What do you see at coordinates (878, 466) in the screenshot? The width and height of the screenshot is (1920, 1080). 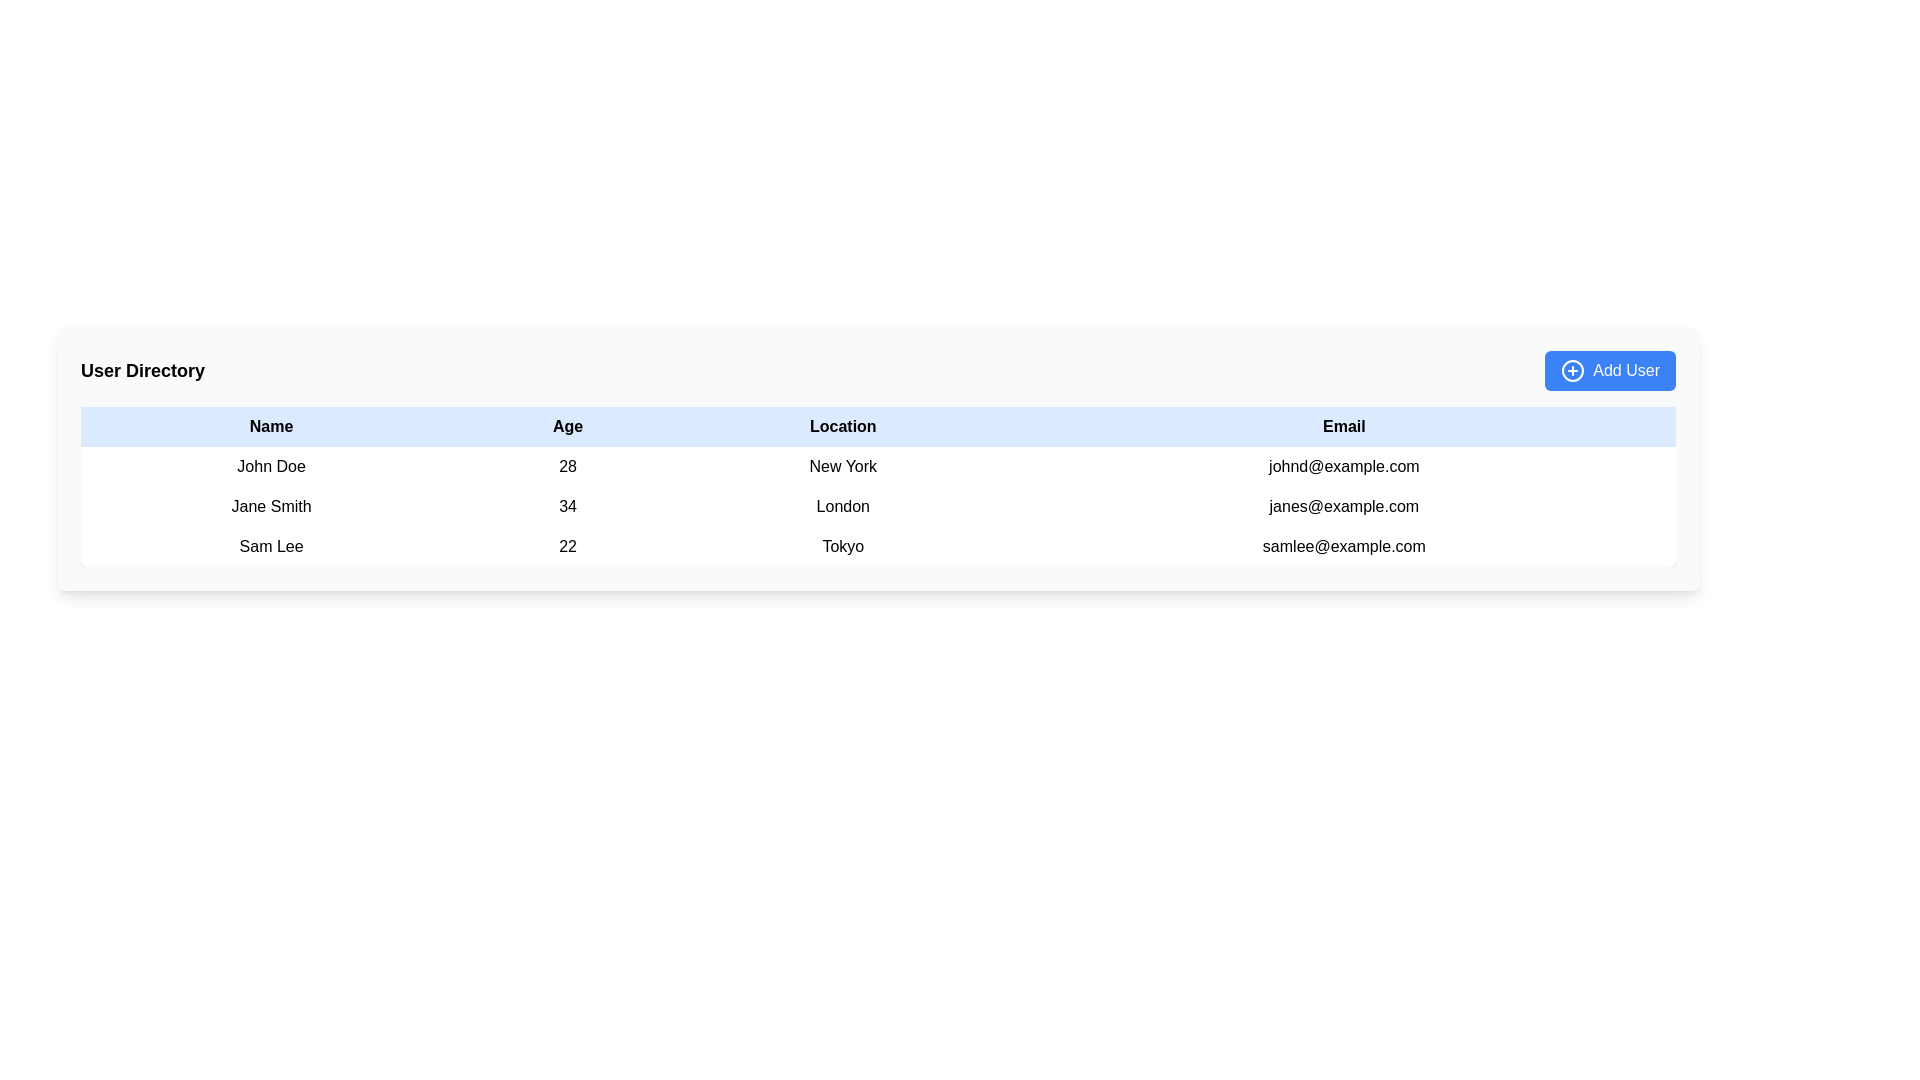 I see `the first row of the table body` at bounding box center [878, 466].